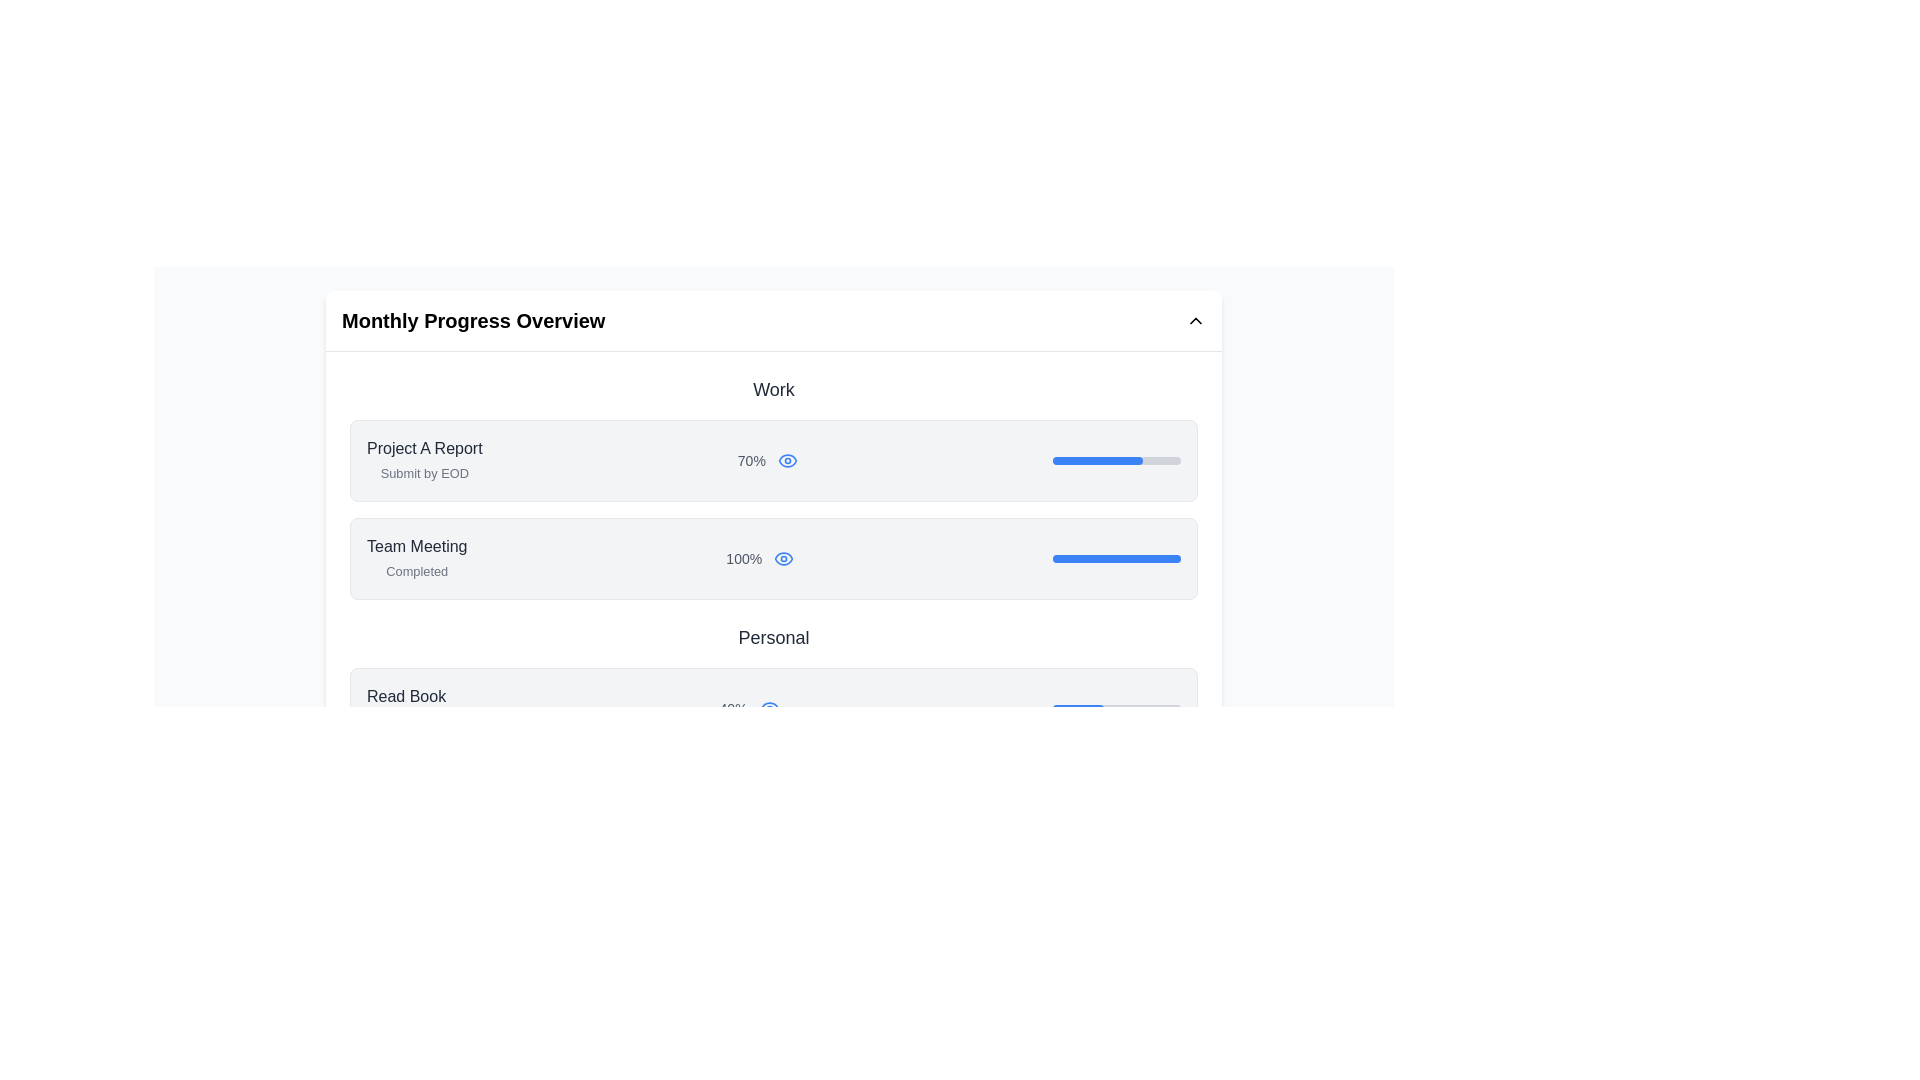 This screenshot has height=1080, width=1920. What do you see at coordinates (405, 696) in the screenshot?
I see `the 'Read Book' text label located in the 'Personal' section at the top of the third panel` at bounding box center [405, 696].